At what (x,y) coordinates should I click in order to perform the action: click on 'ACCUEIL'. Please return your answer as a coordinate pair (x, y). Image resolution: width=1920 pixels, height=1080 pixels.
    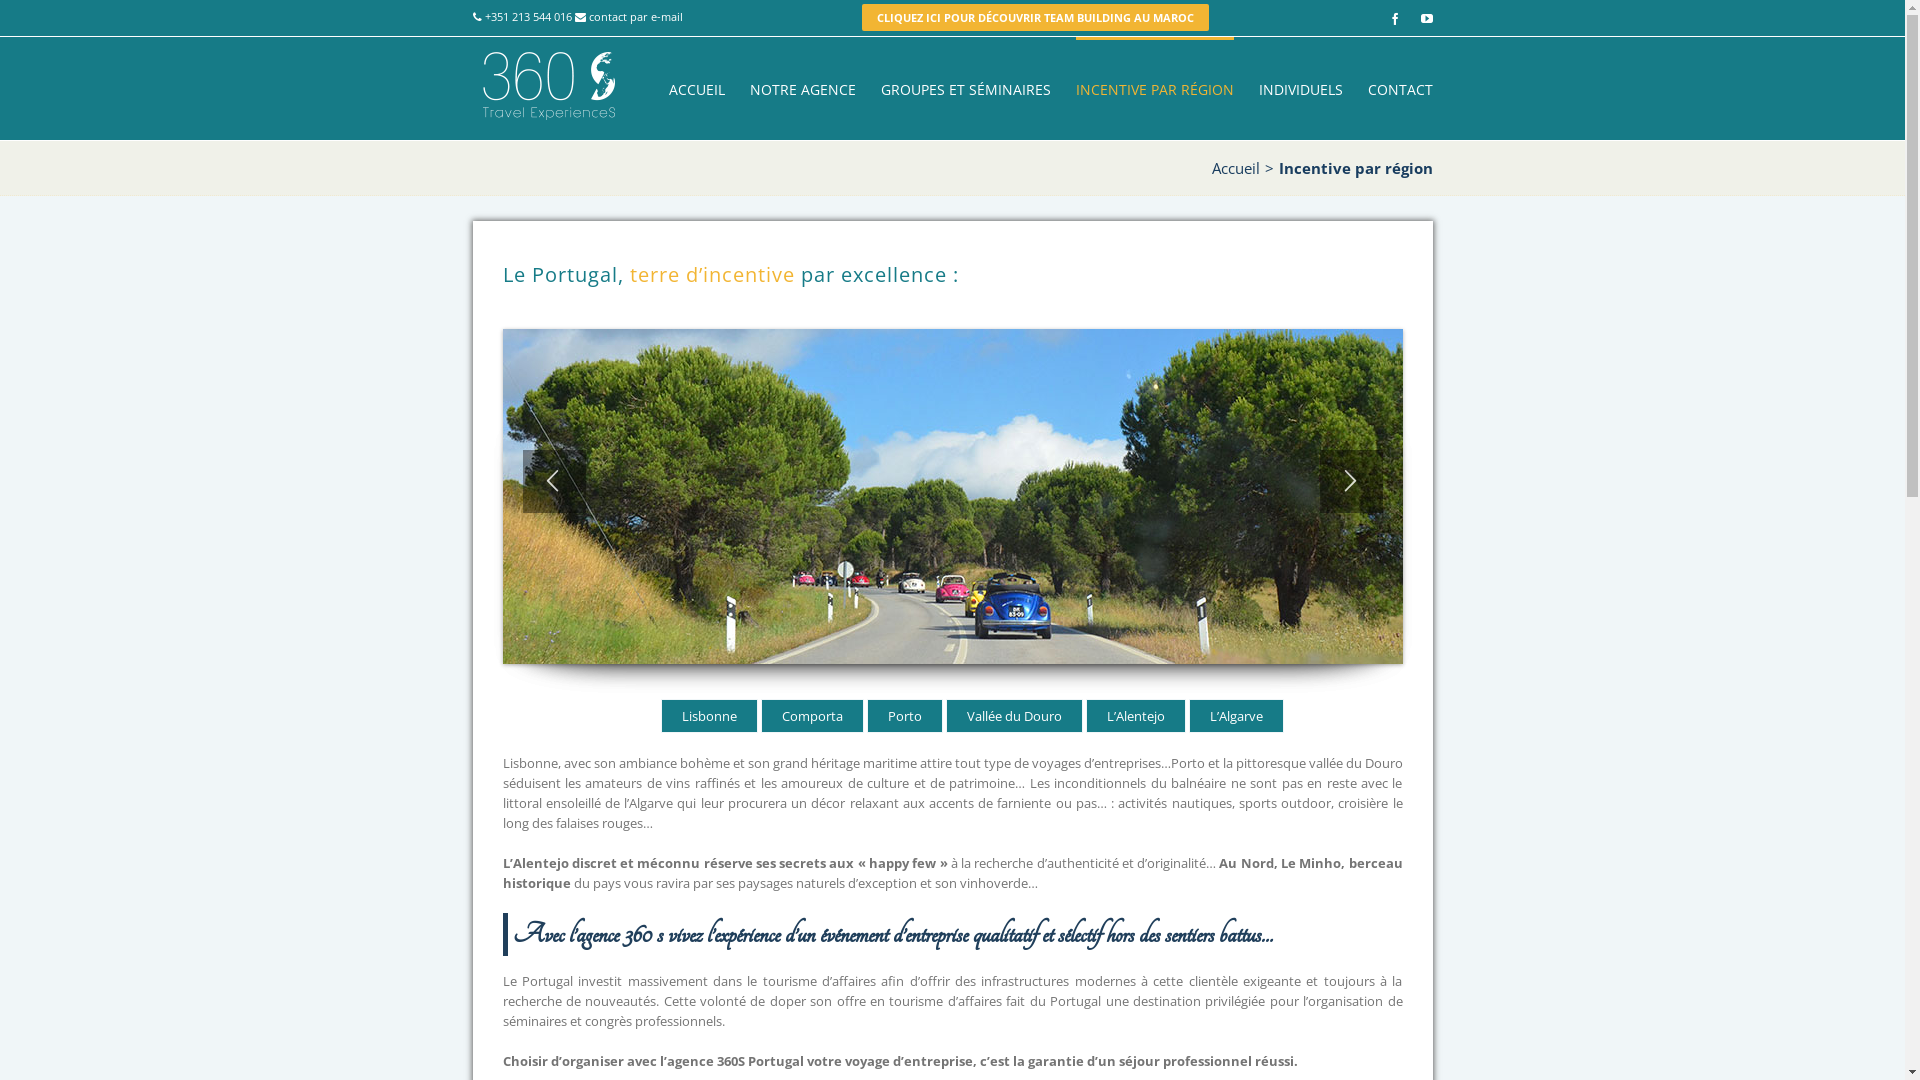
    Looking at the image, I should click on (696, 87).